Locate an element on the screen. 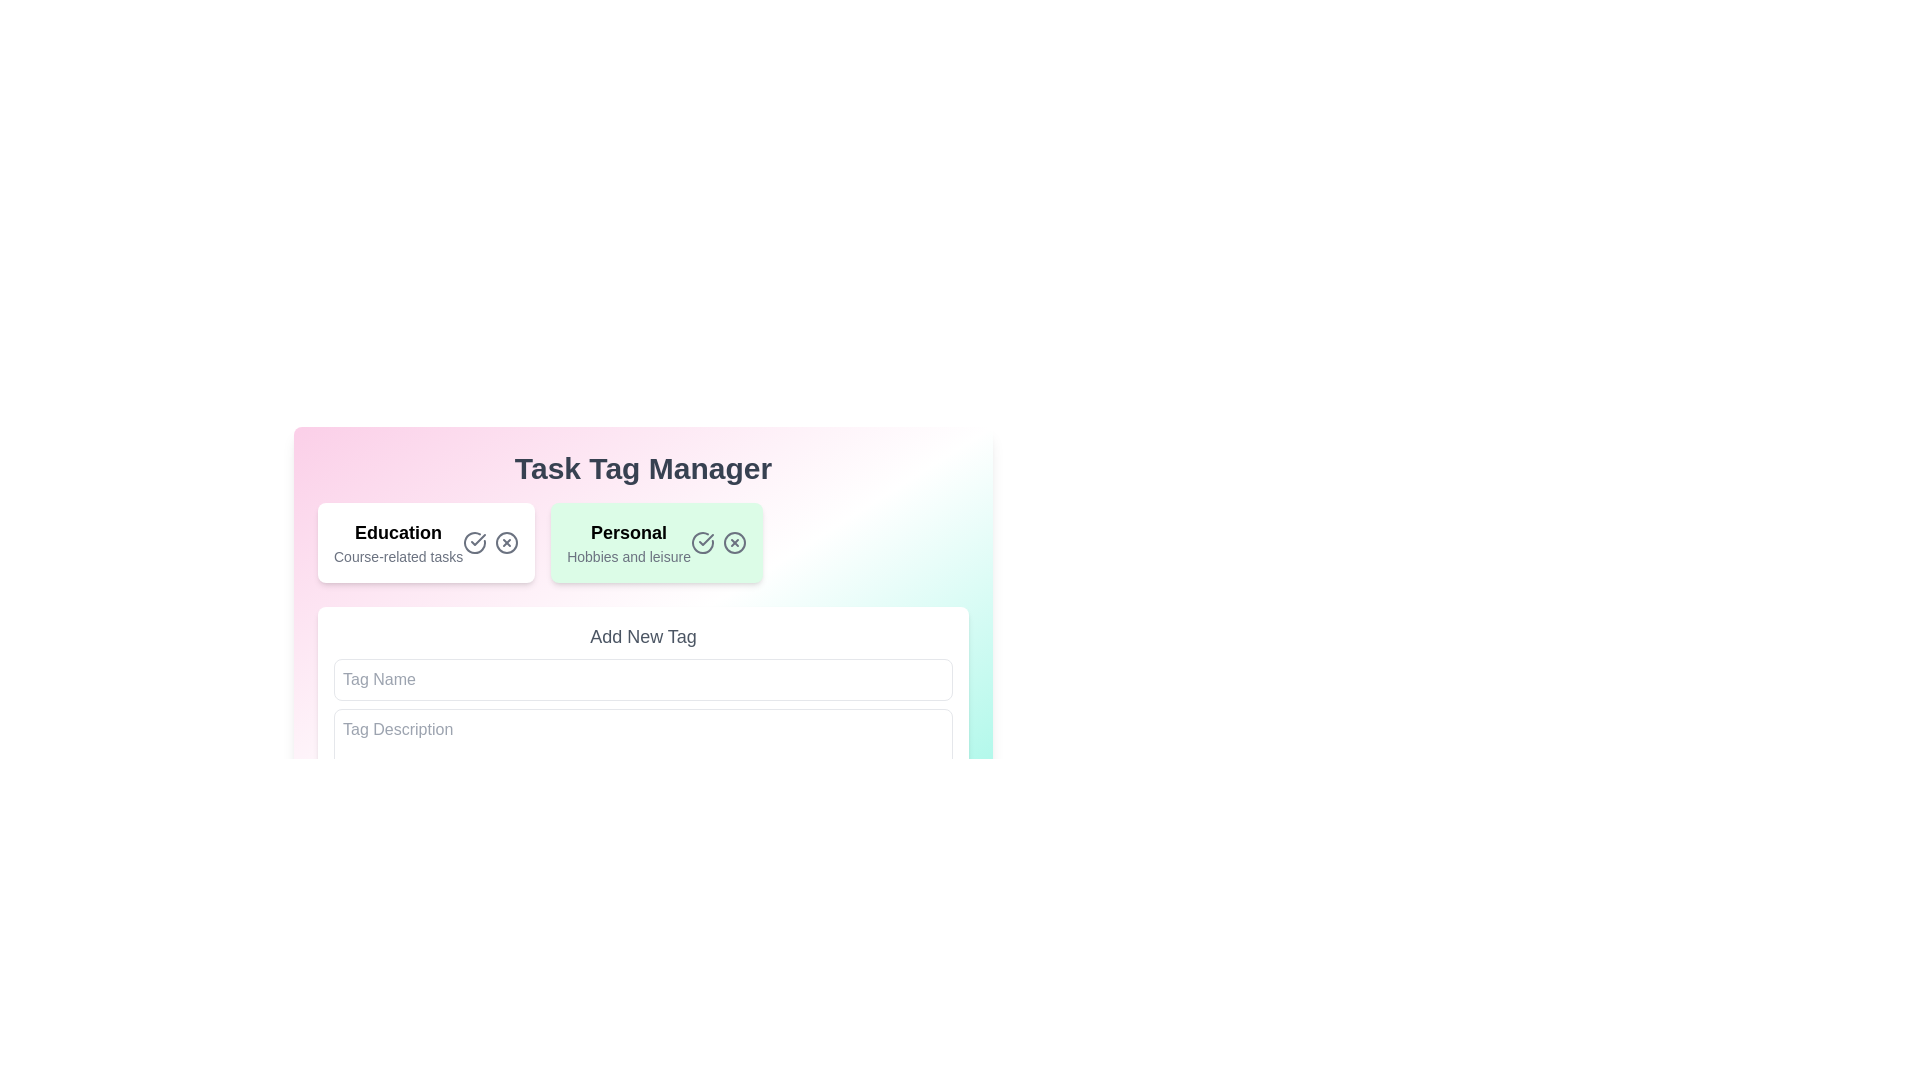  the non-interactive label indicating the purpose of the section for adding a new tag, located above the 'Tag Name' and 'Tag Description' text boxes is located at coordinates (643, 636).